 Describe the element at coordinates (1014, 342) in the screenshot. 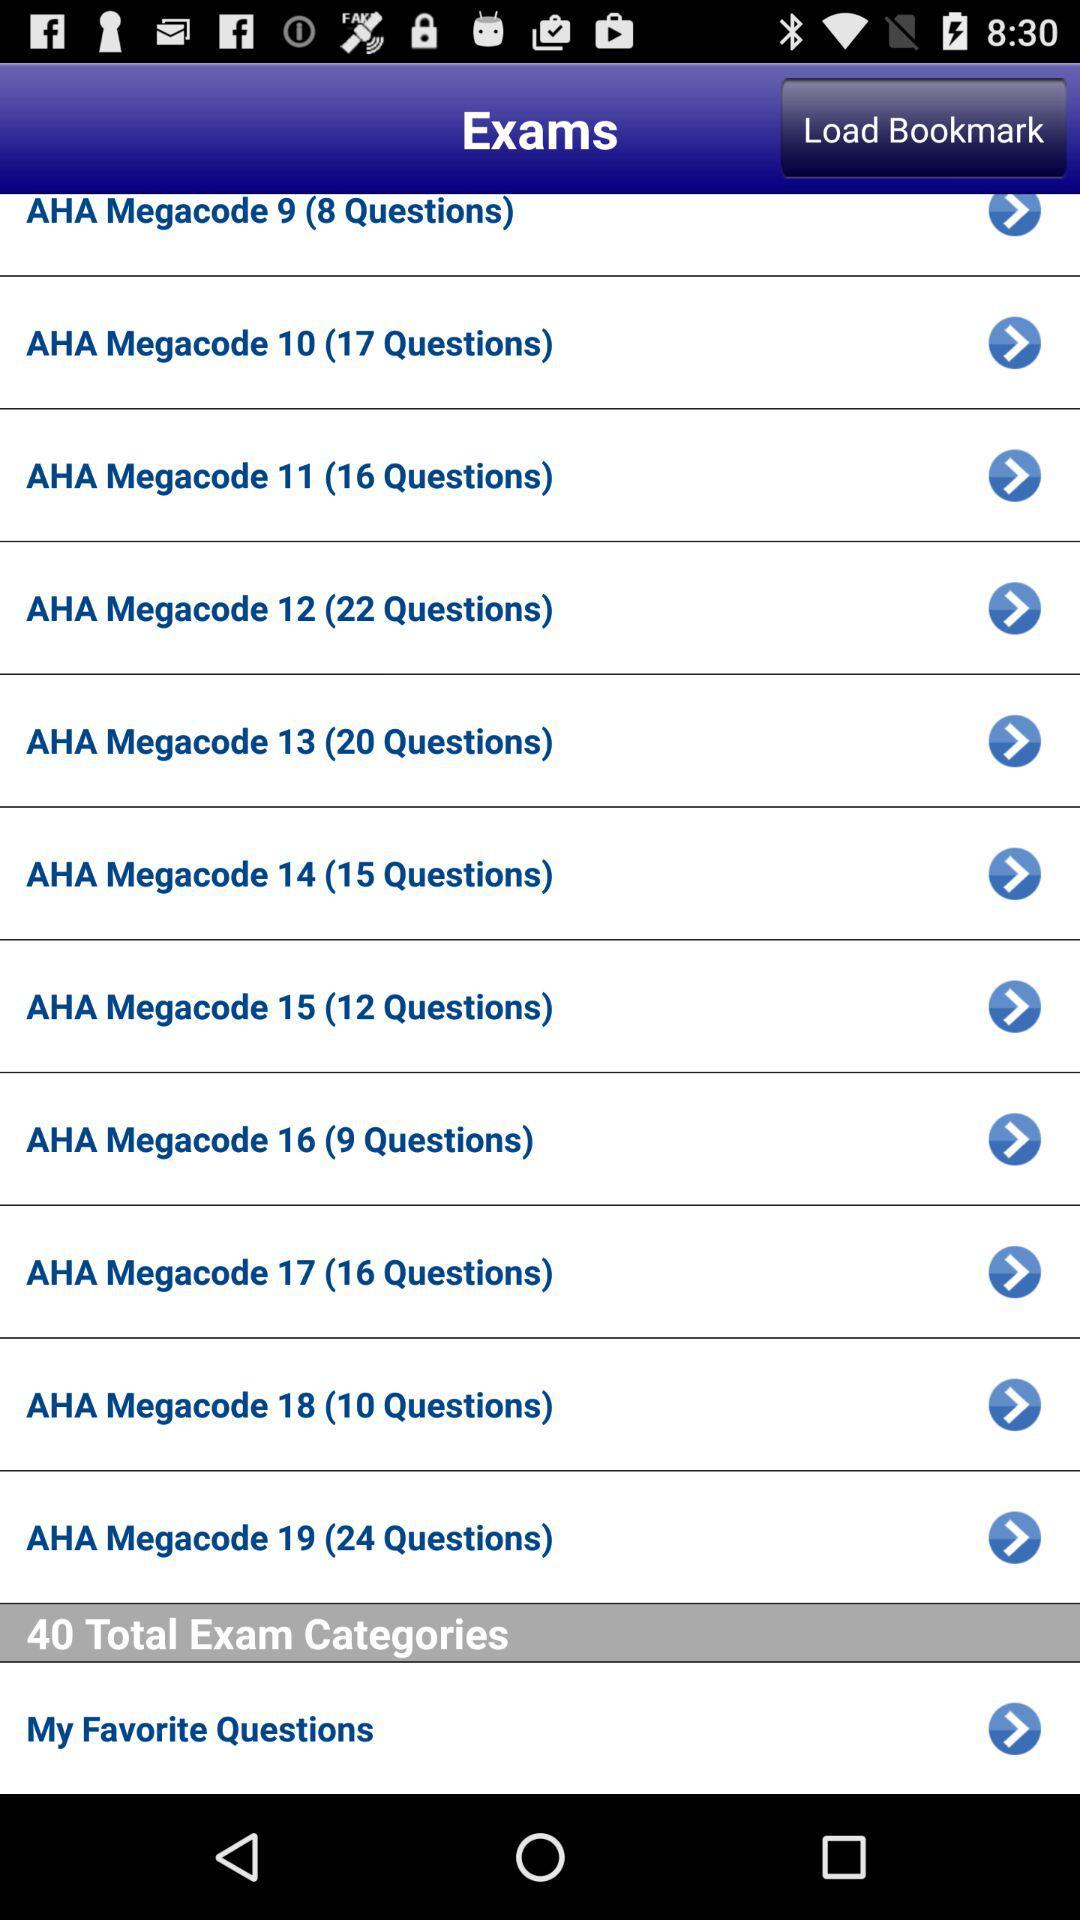

I see `open page` at that location.